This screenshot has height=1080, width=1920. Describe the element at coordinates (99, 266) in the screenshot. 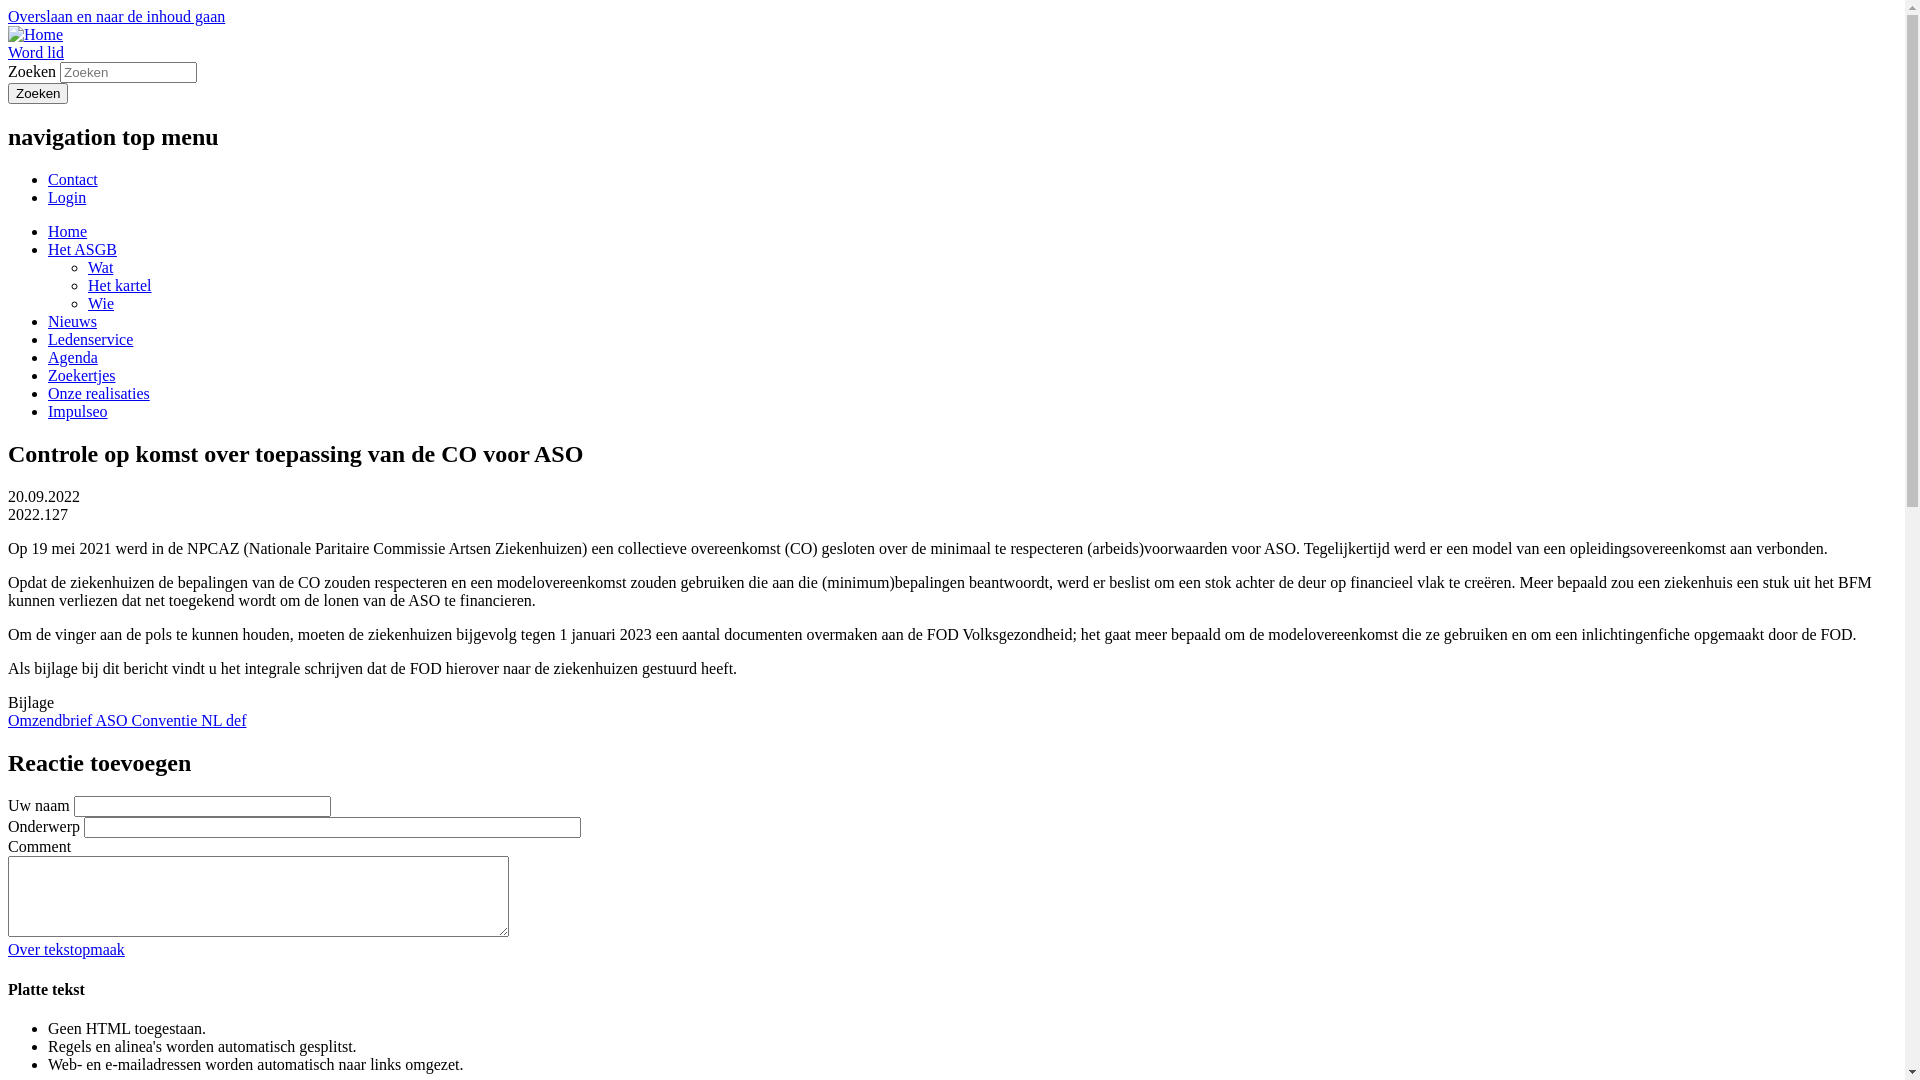

I see `'Wat'` at that location.